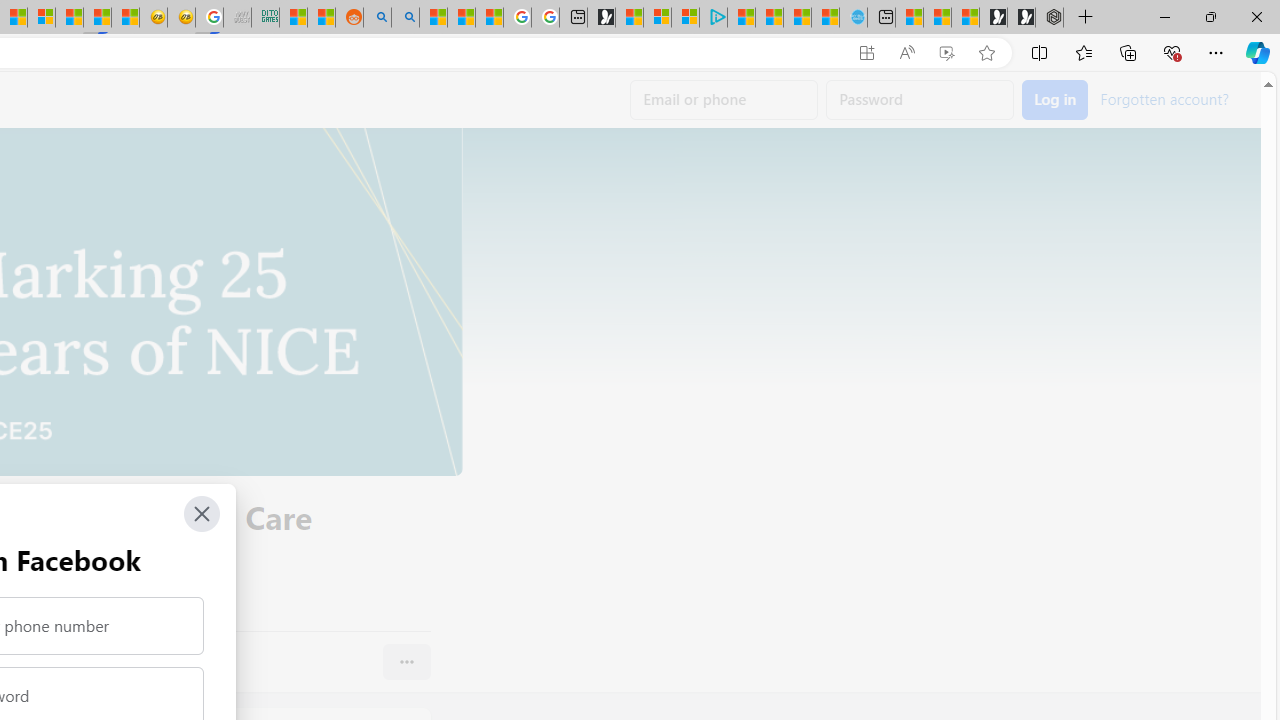 The height and width of the screenshot is (720, 1280). What do you see at coordinates (1054, 100) in the screenshot?
I see `'Accessible login button'` at bounding box center [1054, 100].